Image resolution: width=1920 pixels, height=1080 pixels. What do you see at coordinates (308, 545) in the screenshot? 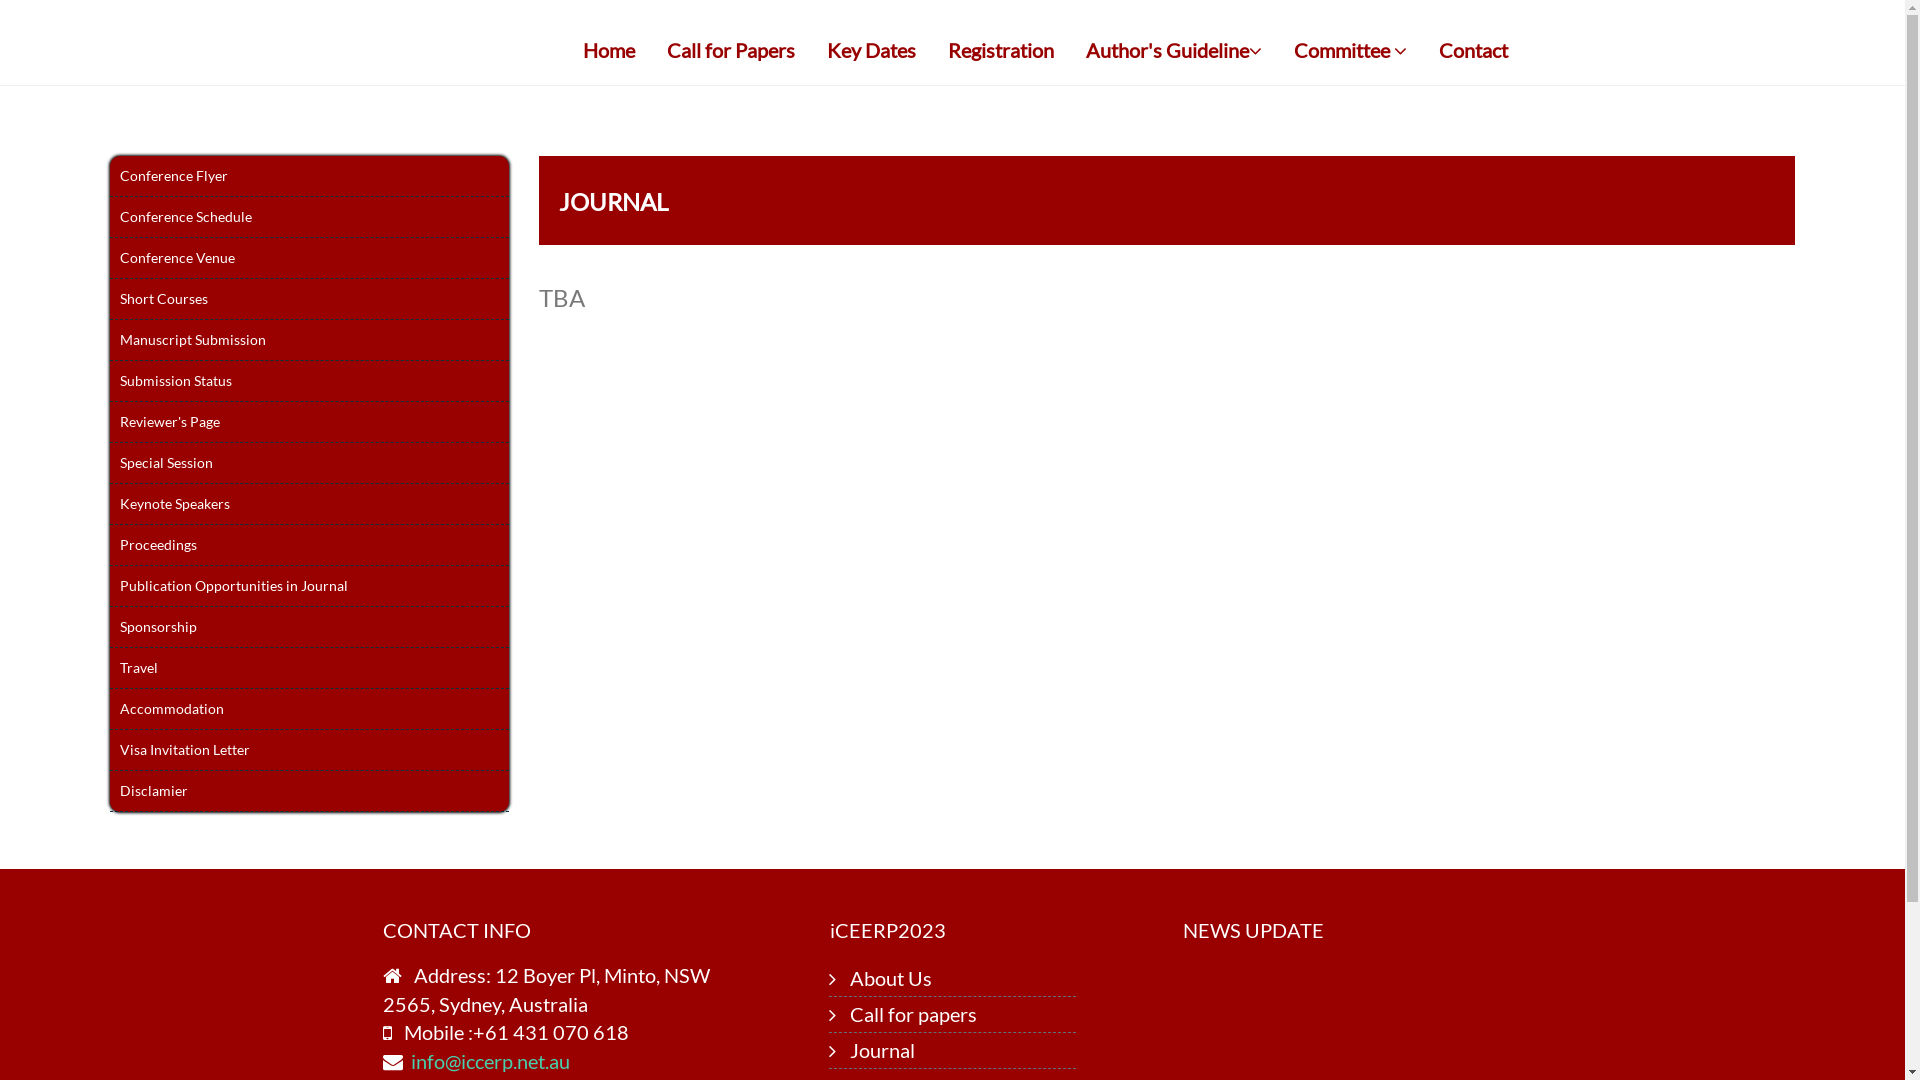
I see `'Proceedings'` at bounding box center [308, 545].